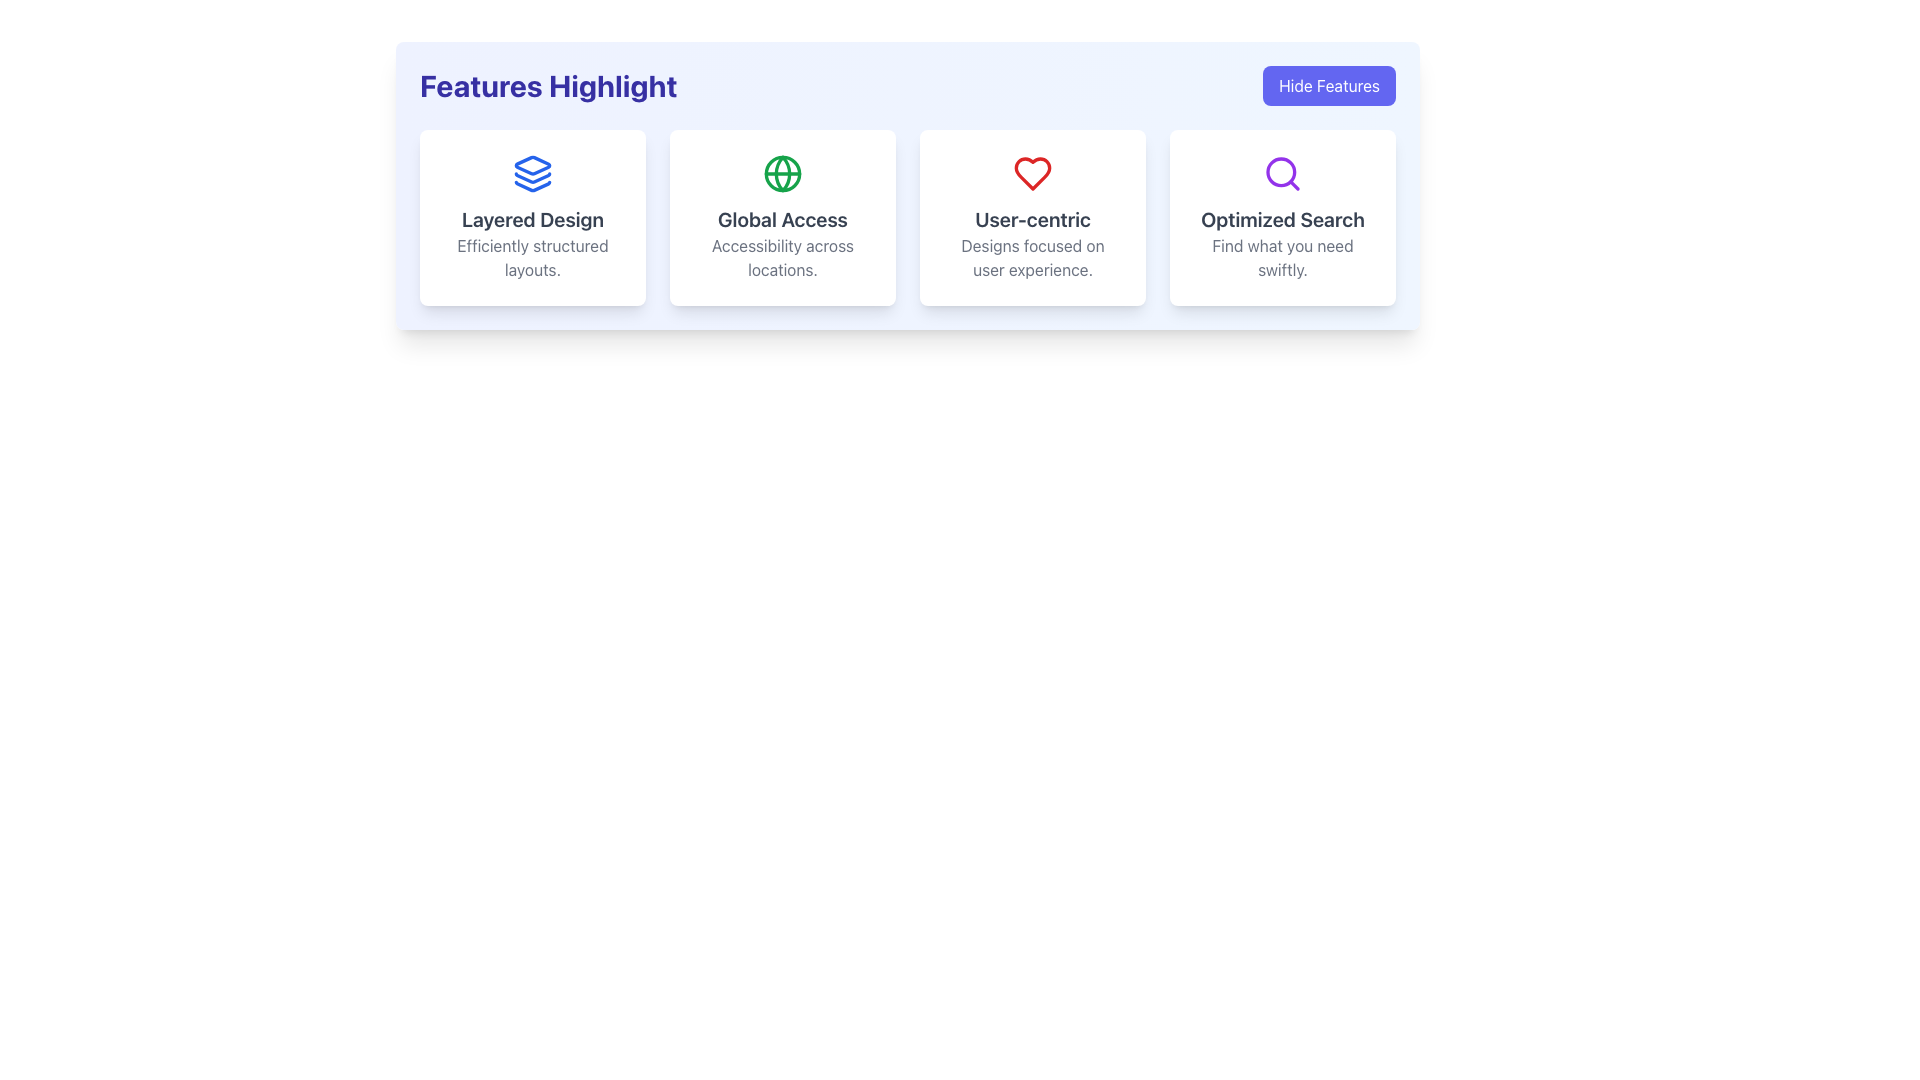  What do you see at coordinates (1282, 219) in the screenshot?
I see `the interactive headline text 'Optimized Search' styled in bold and large font located in the rightmost card of feature highlight cards` at bounding box center [1282, 219].